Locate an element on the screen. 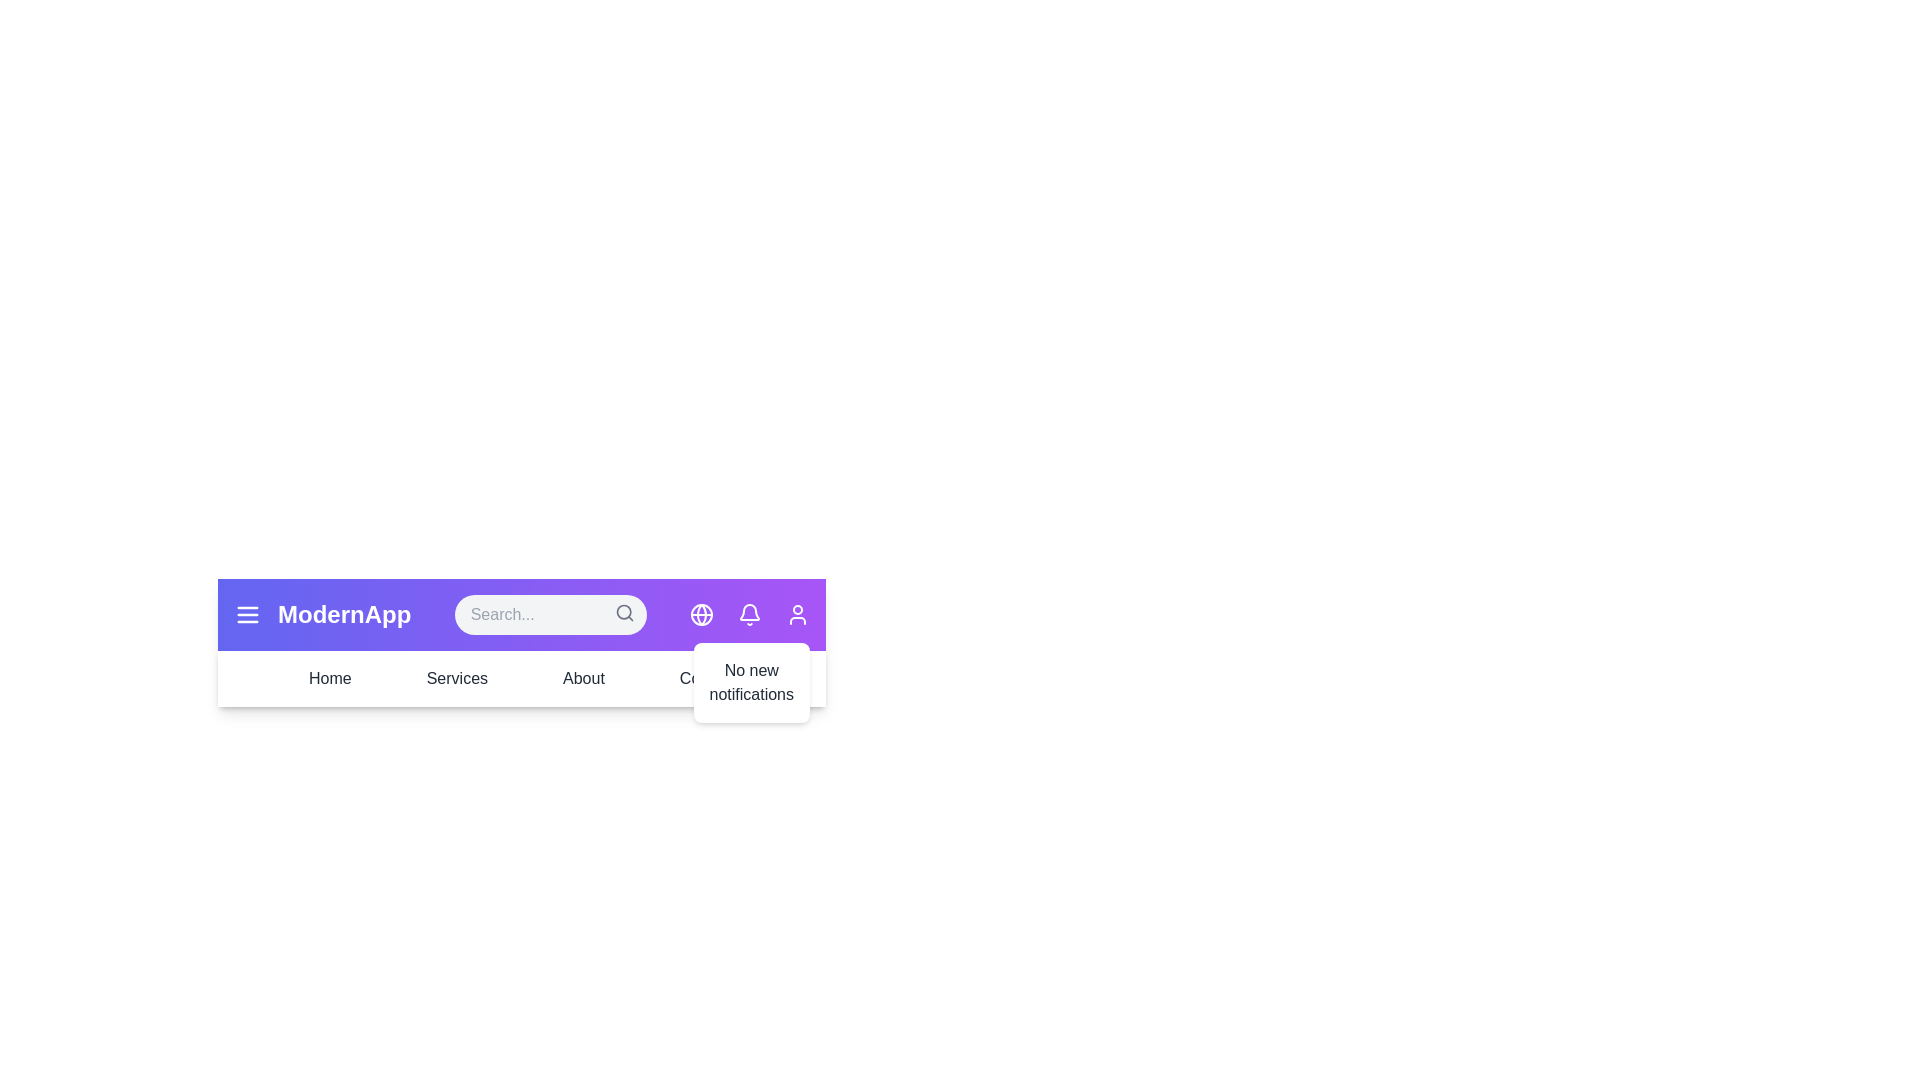 The width and height of the screenshot is (1920, 1080). the bell icon to view notifications is located at coordinates (748, 613).